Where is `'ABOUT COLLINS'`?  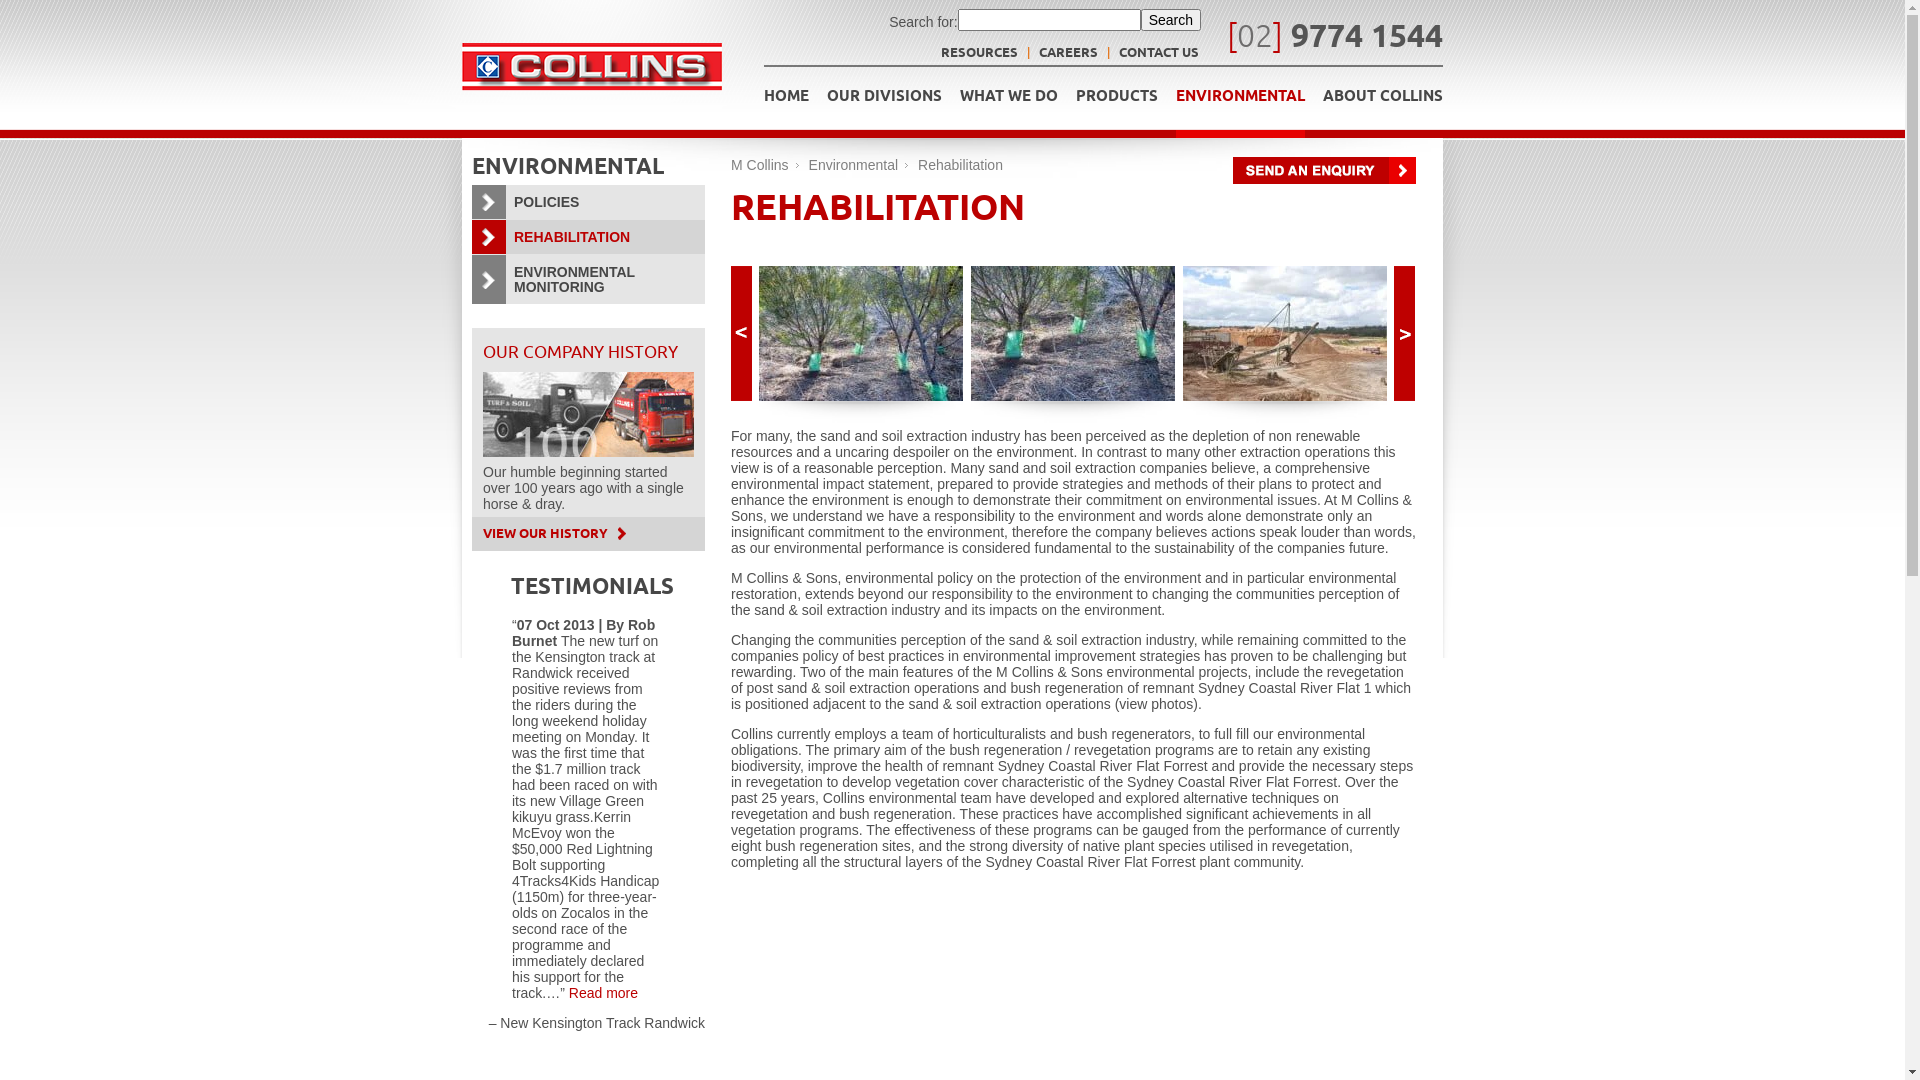
'ABOUT COLLINS' is located at coordinates (1381, 101).